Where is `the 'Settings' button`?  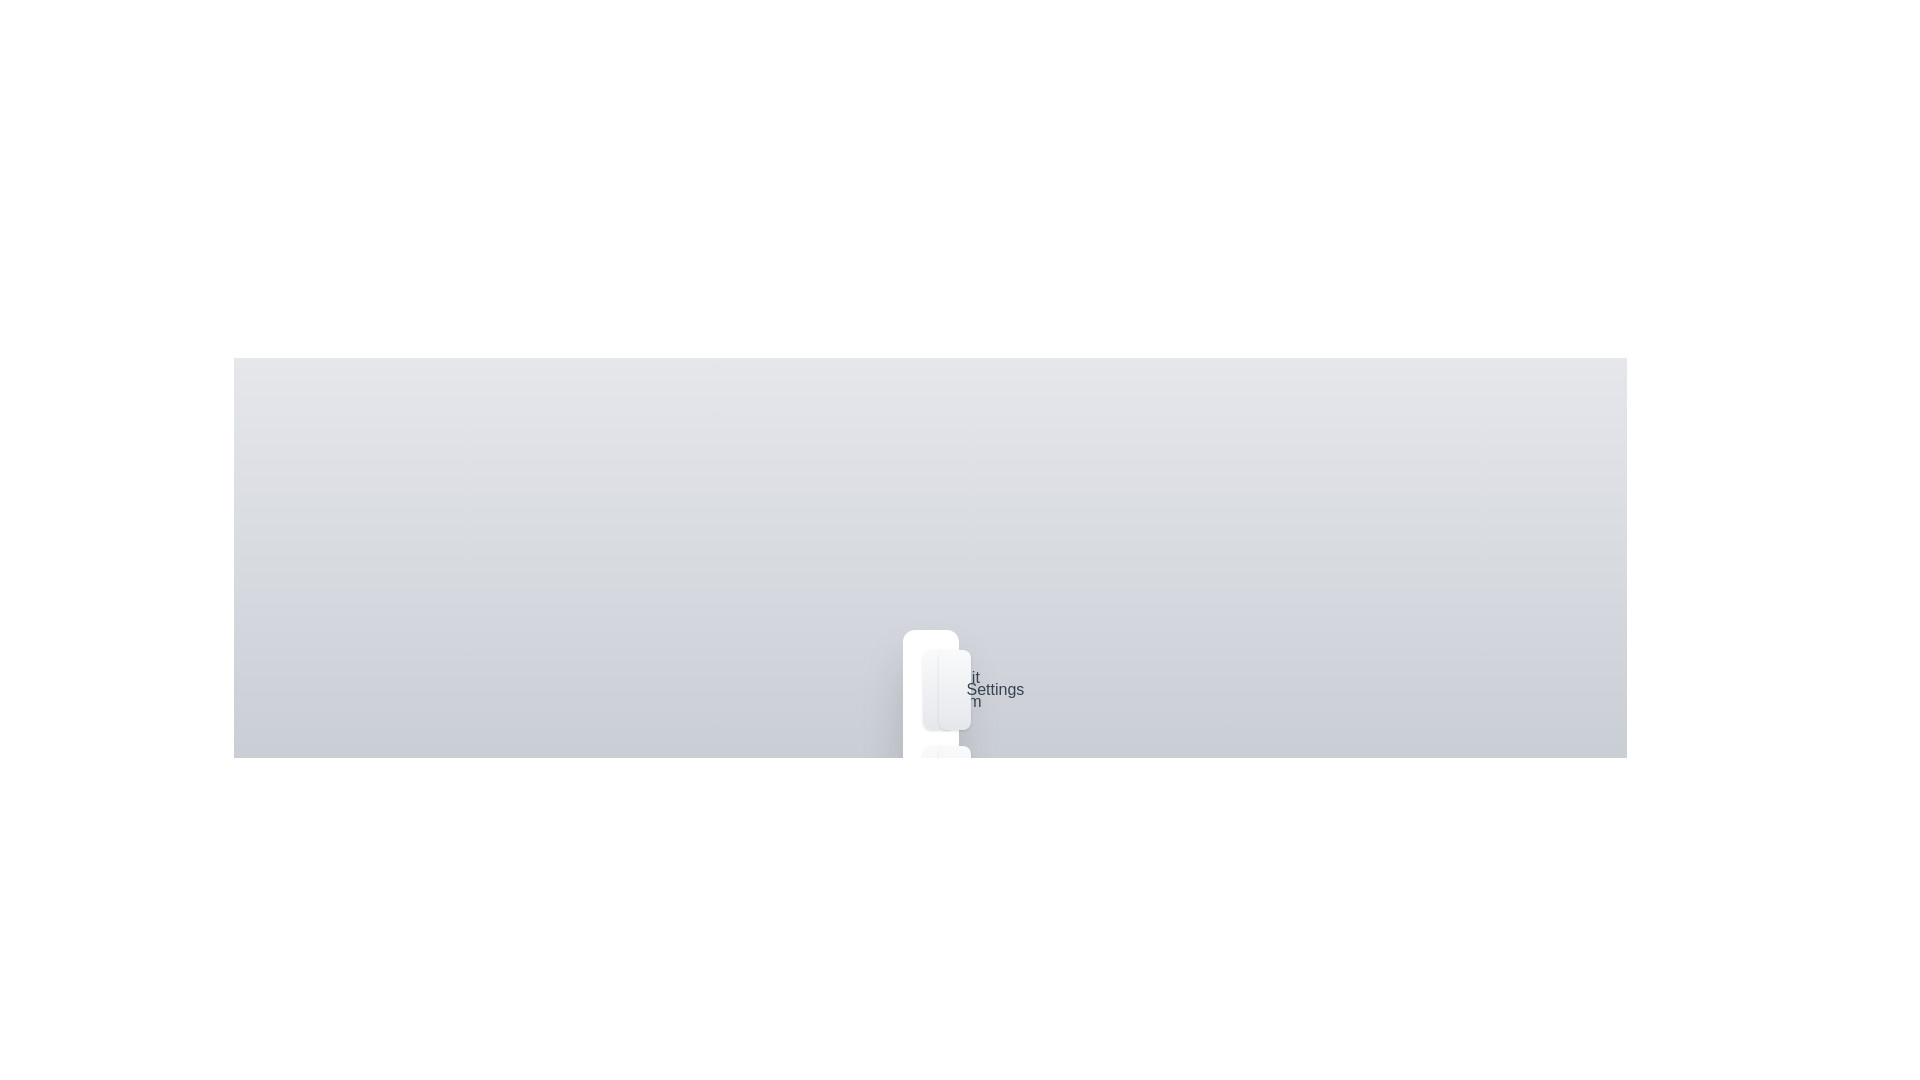
the 'Settings' button is located at coordinates (953, 689).